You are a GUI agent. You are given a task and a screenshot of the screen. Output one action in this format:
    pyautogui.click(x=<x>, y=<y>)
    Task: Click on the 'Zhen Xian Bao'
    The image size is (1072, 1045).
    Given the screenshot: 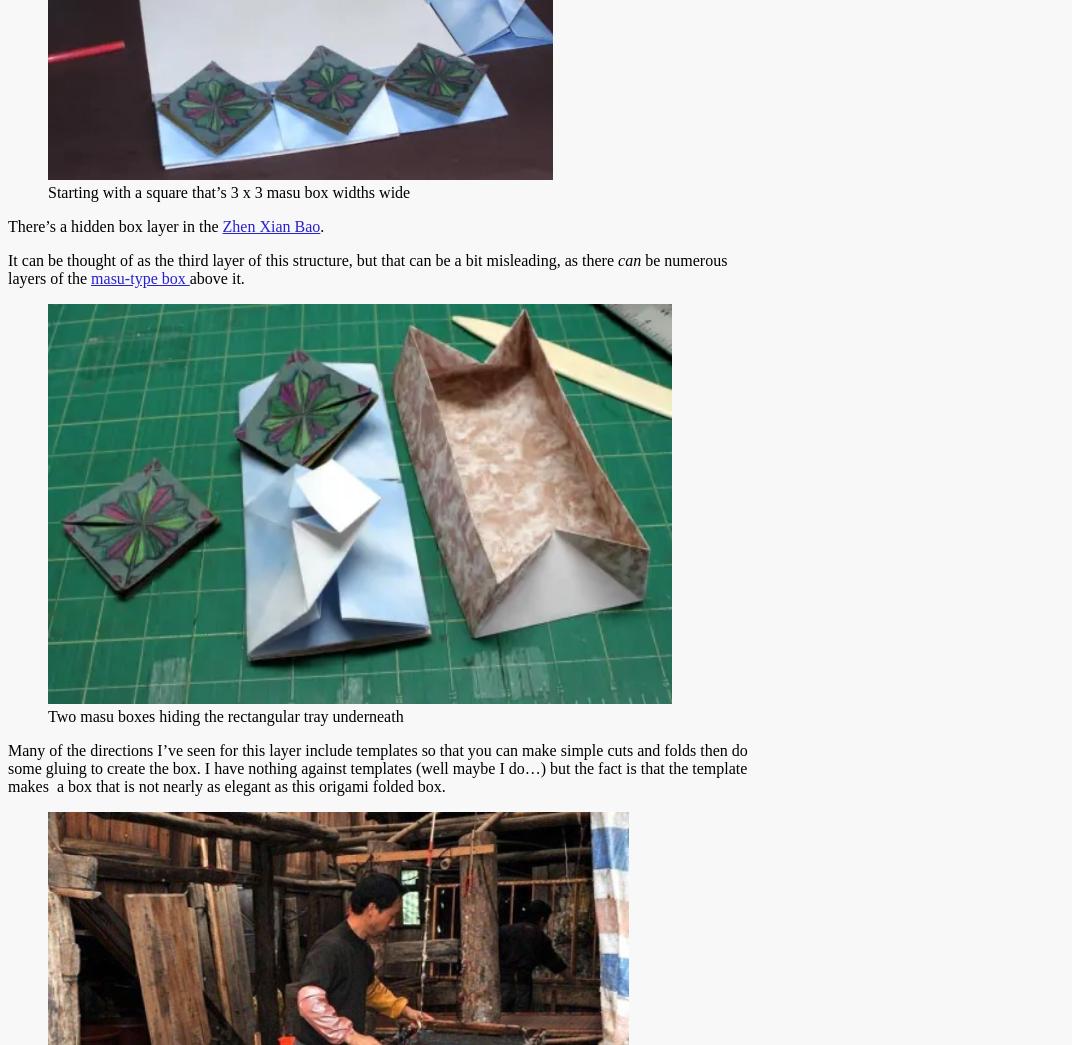 What is the action you would take?
    pyautogui.click(x=270, y=226)
    